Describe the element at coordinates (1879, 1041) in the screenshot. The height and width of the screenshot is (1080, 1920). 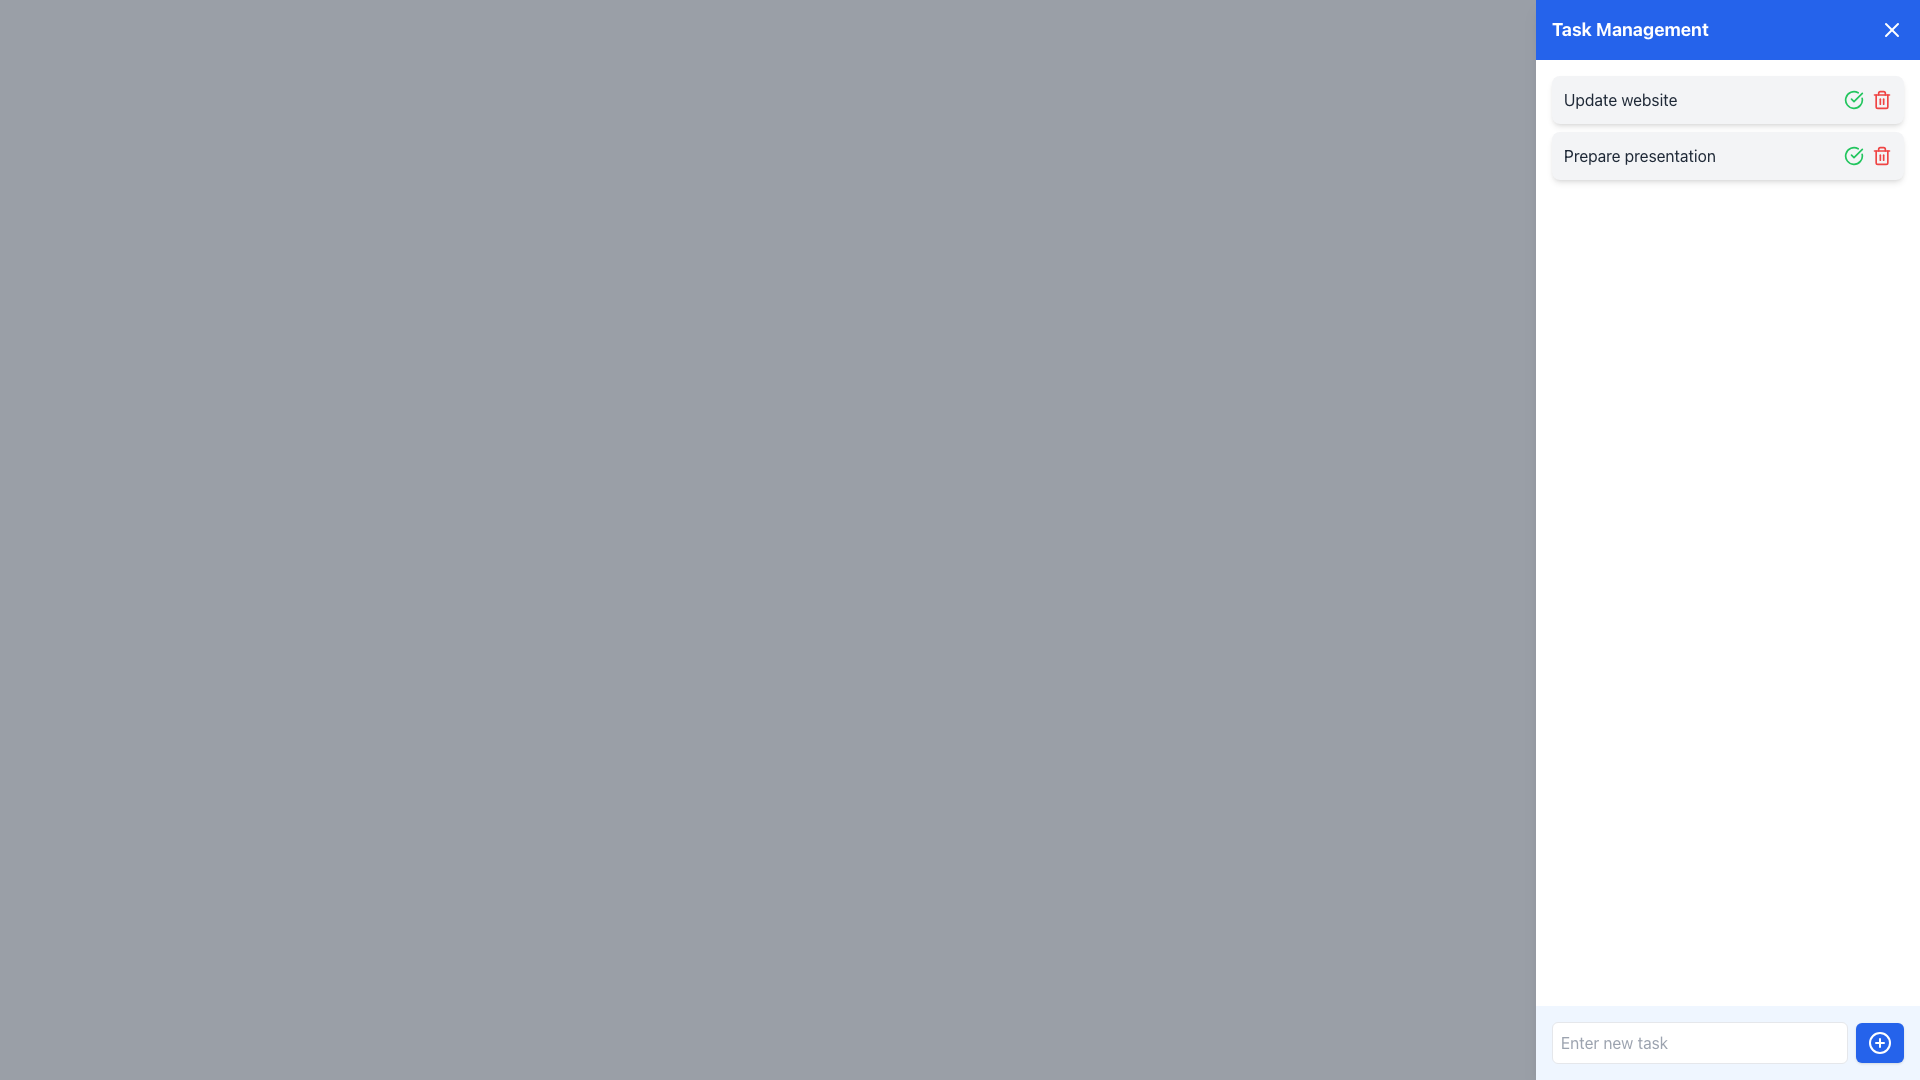
I see `the 'Add Task' button located at the bottom right corner of the task management tool` at that location.